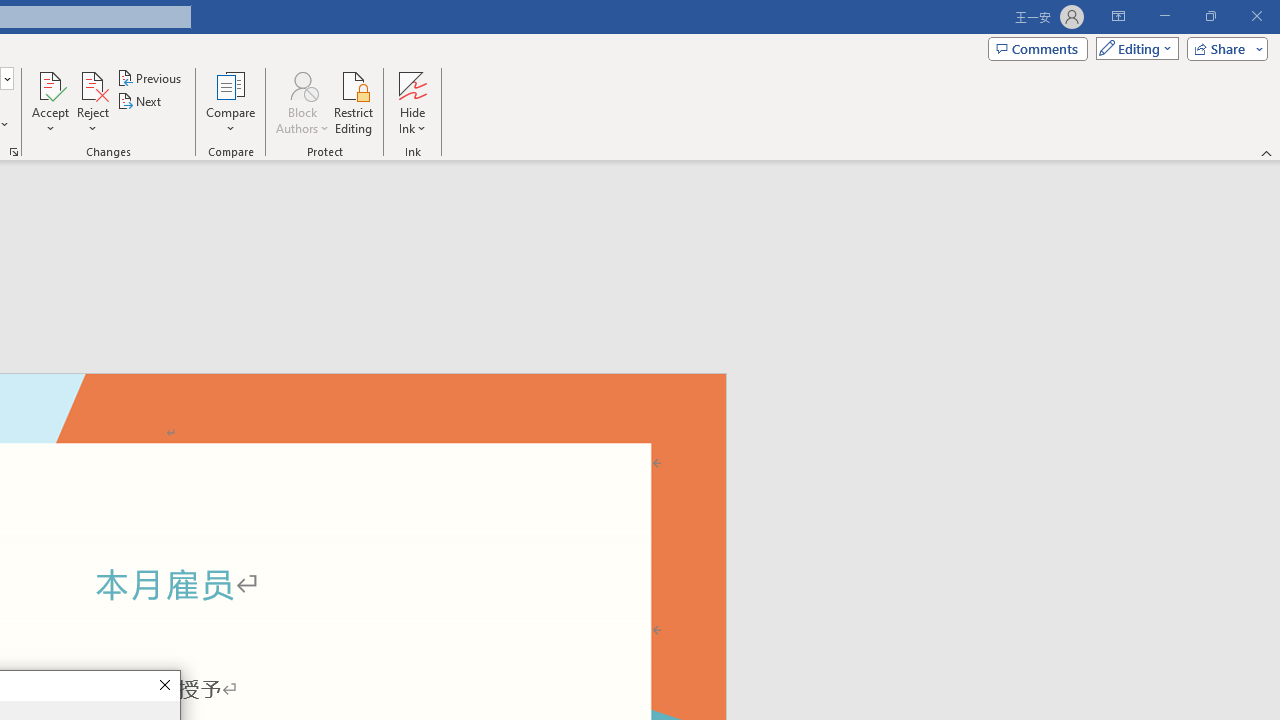 This screenshot has width=1280, height=720. Describe the element at coordinates (1133, 47) in the screenshot. I see `'Mode'` at that location.